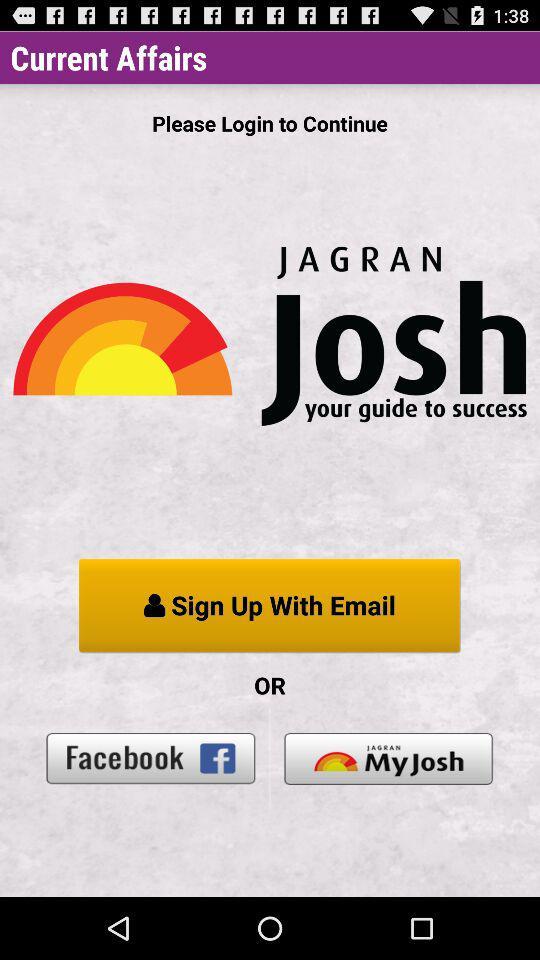 Image resolution: width=540 pixels, height=960 pixels. Describe the element at coordinates (388, 757) in the screenshot. I see `the icon below the or` at that location.